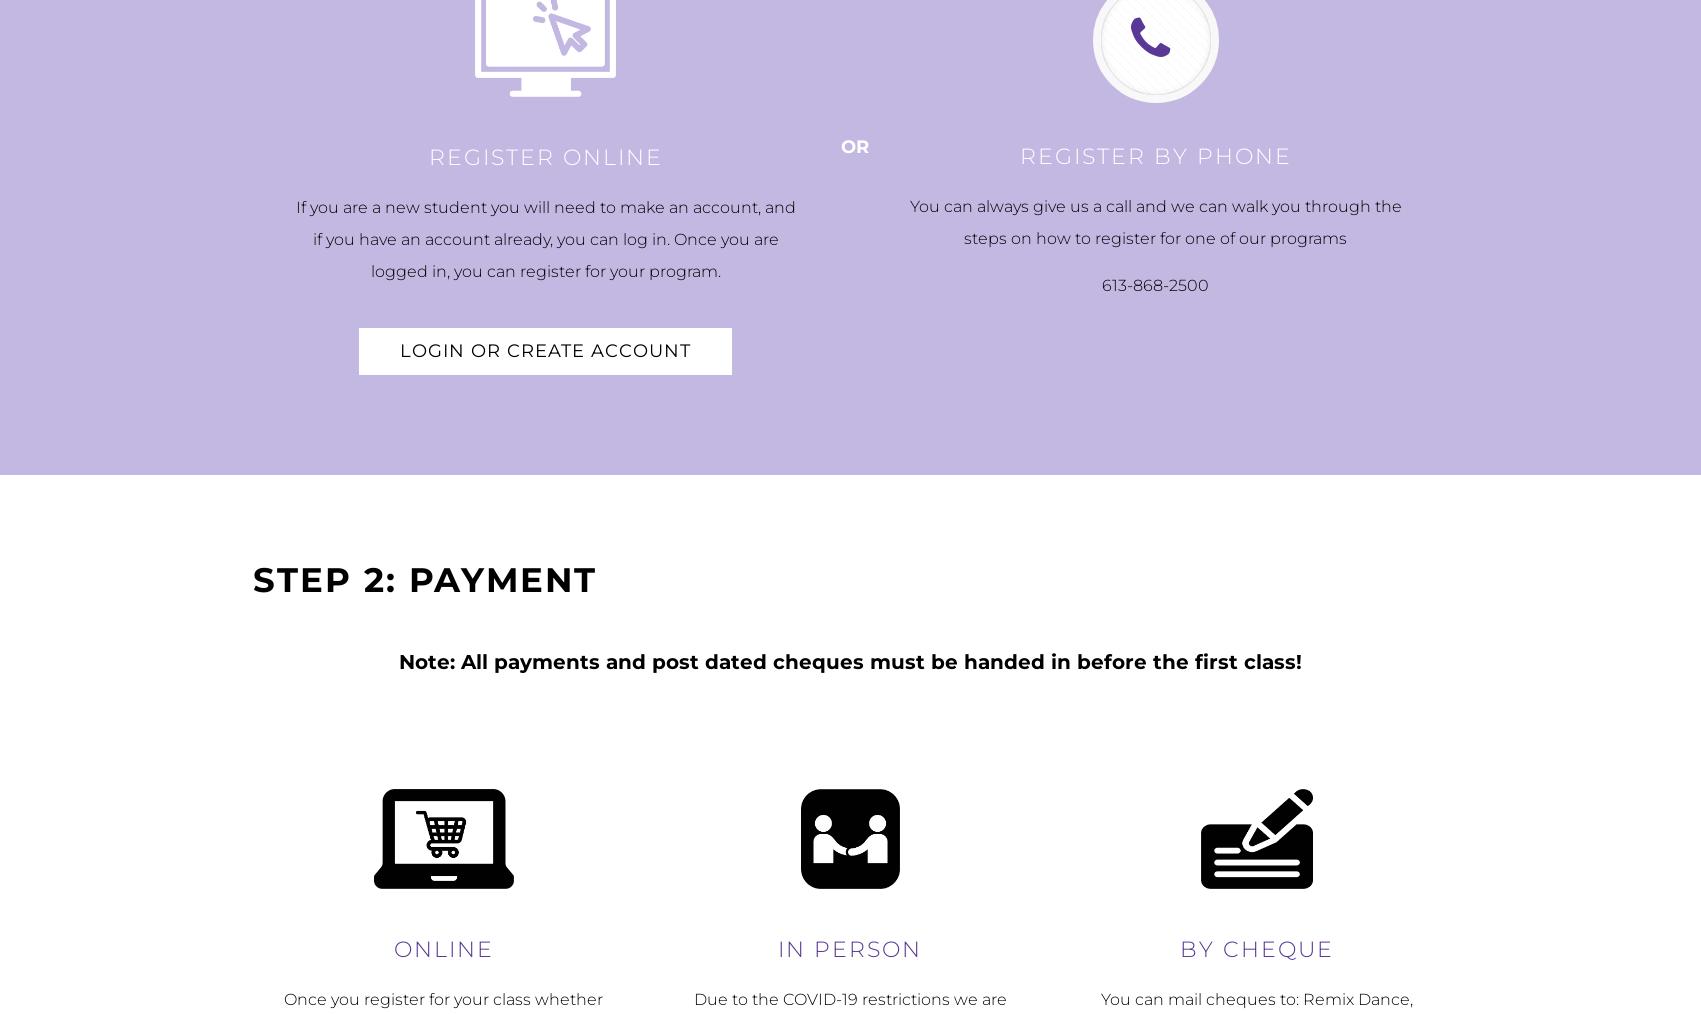  I want to click on 'Online', so click(441, 949).